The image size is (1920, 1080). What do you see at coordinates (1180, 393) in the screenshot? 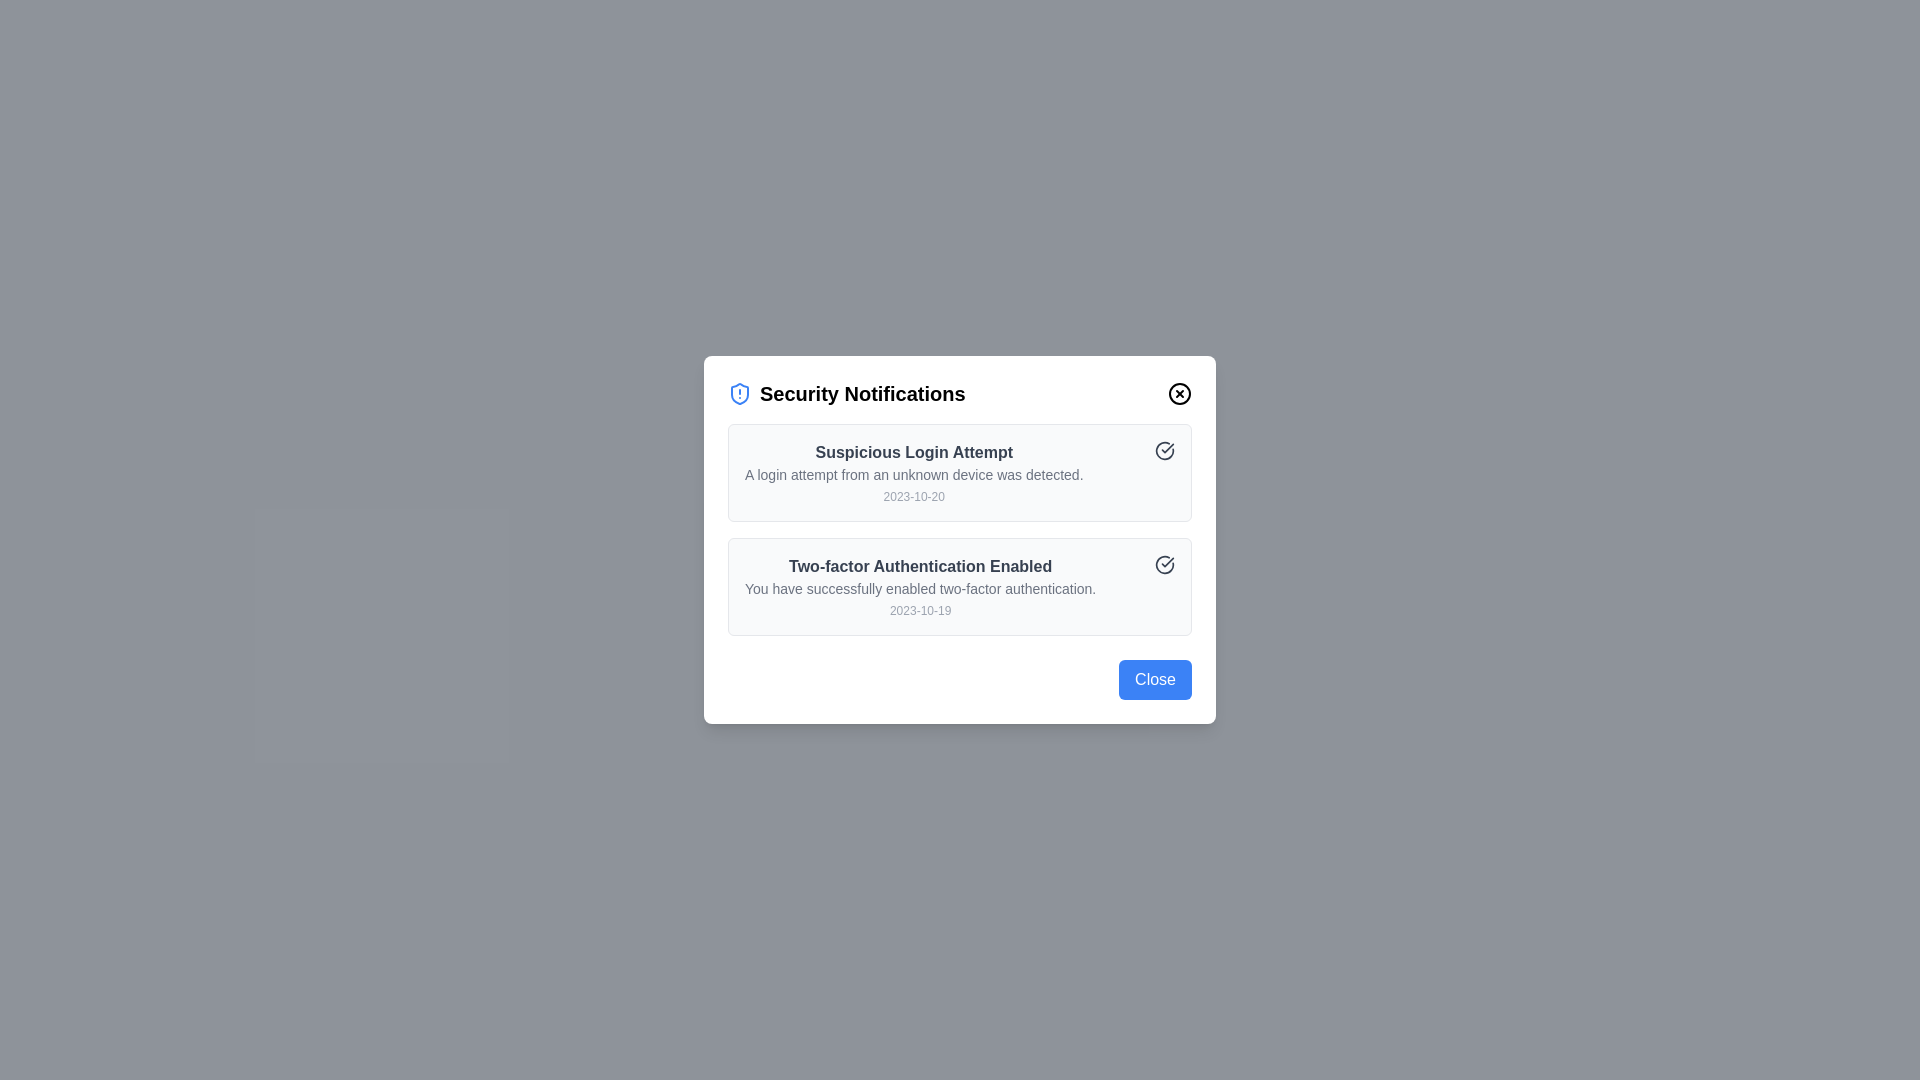
I see `the SVG Circle element, which is a circular outline with a thin stroke, located at the top-right corner of the notification dialog box` at bounding box center [1180, 393].